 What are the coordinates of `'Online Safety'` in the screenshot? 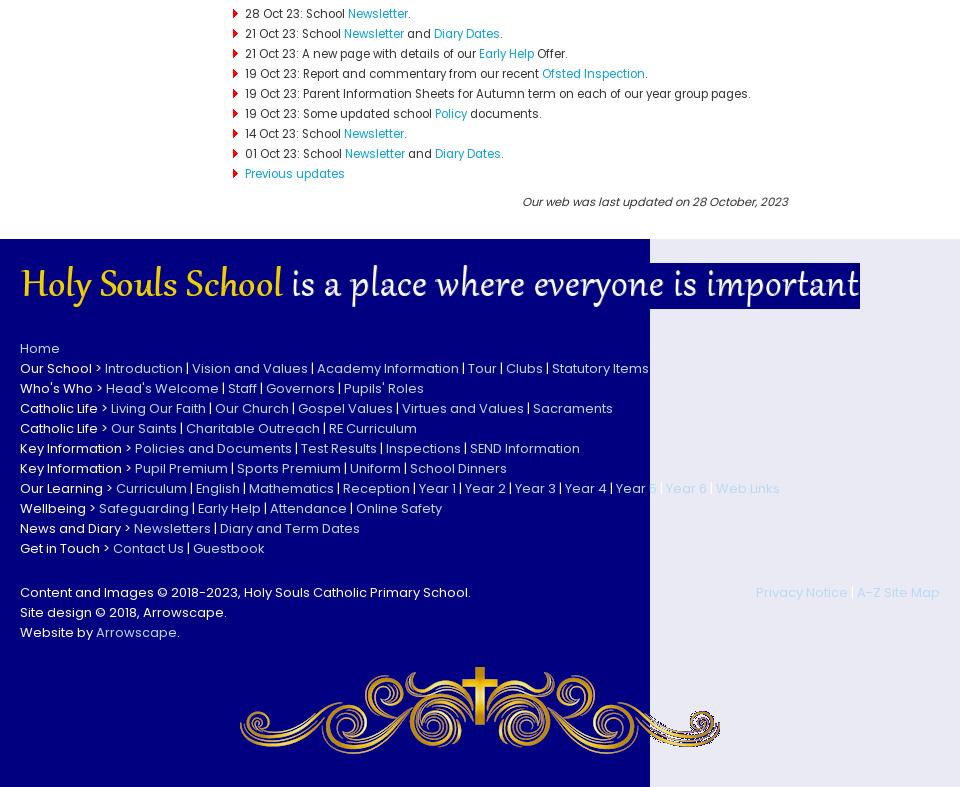 It's located at (397, 507).